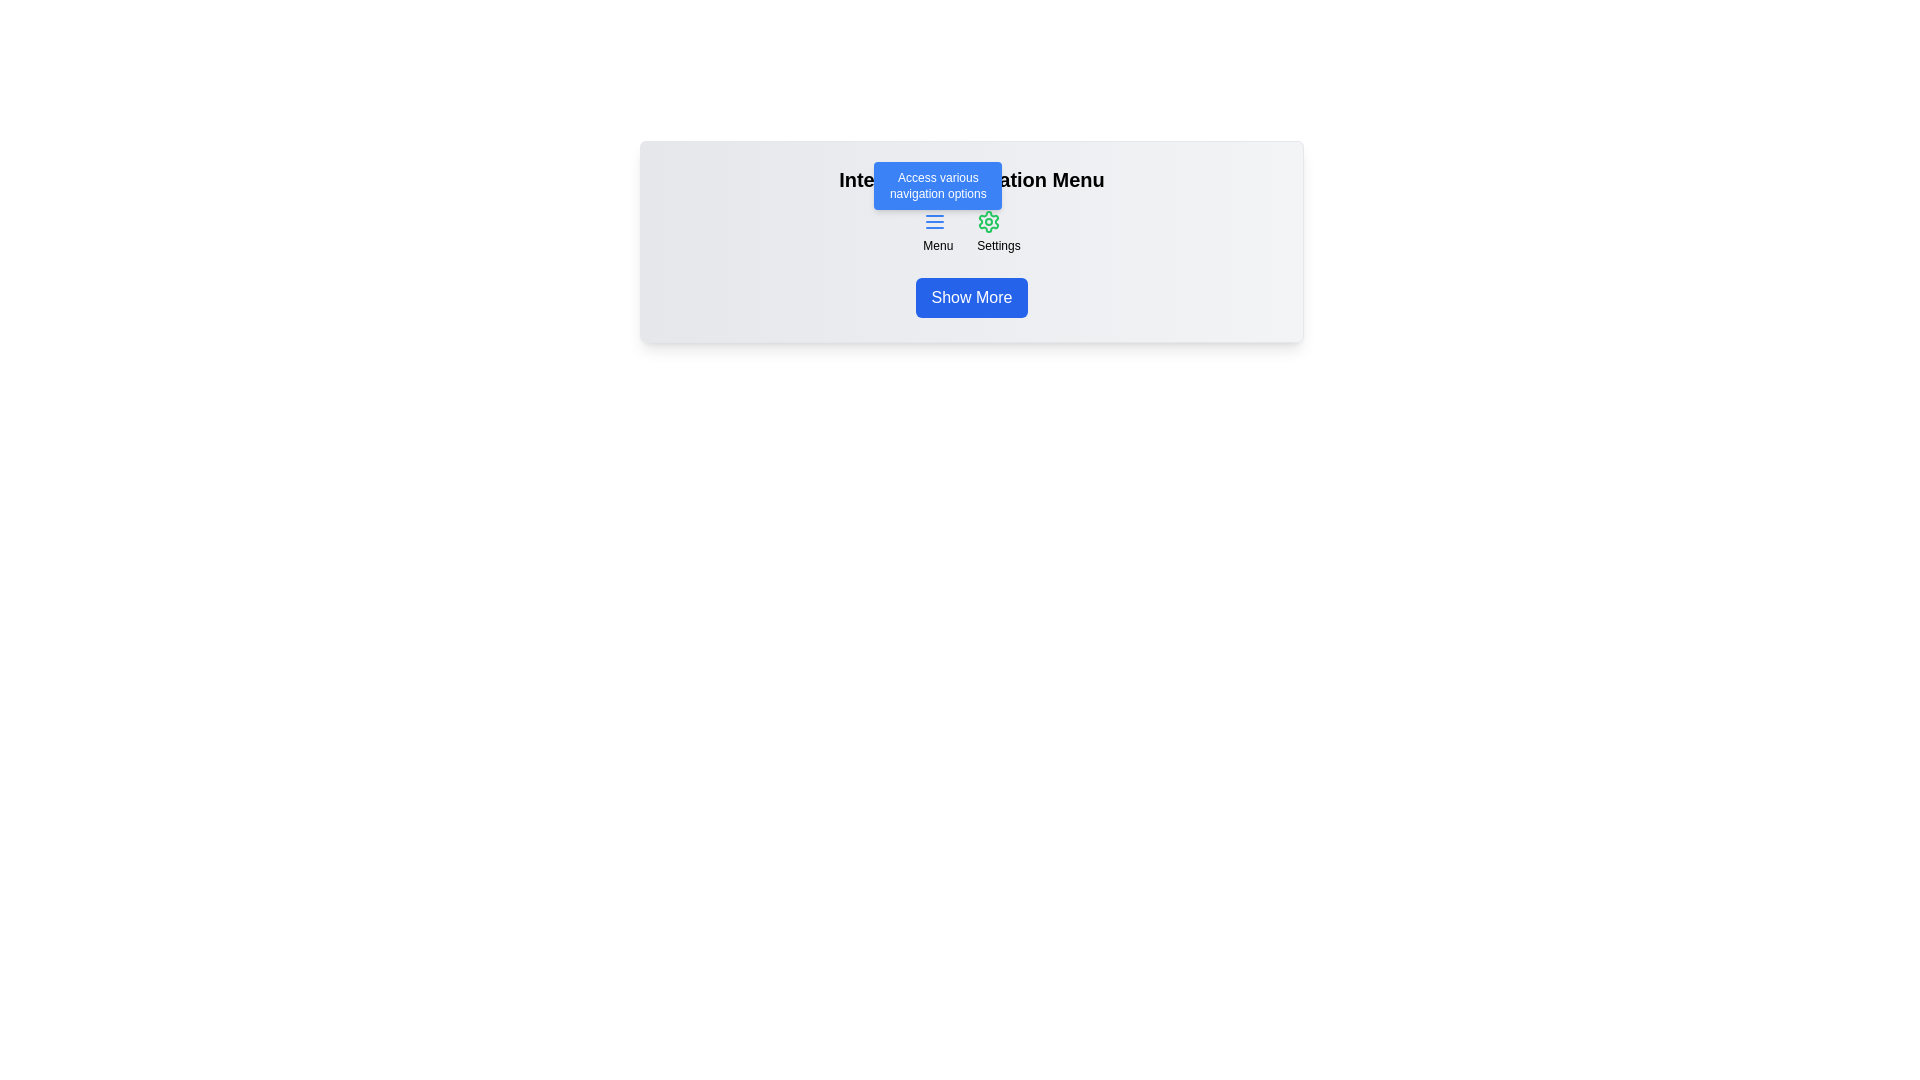  I want to click on the central interactive menu area which hosts navigation and action options for users, so click(971, 241).